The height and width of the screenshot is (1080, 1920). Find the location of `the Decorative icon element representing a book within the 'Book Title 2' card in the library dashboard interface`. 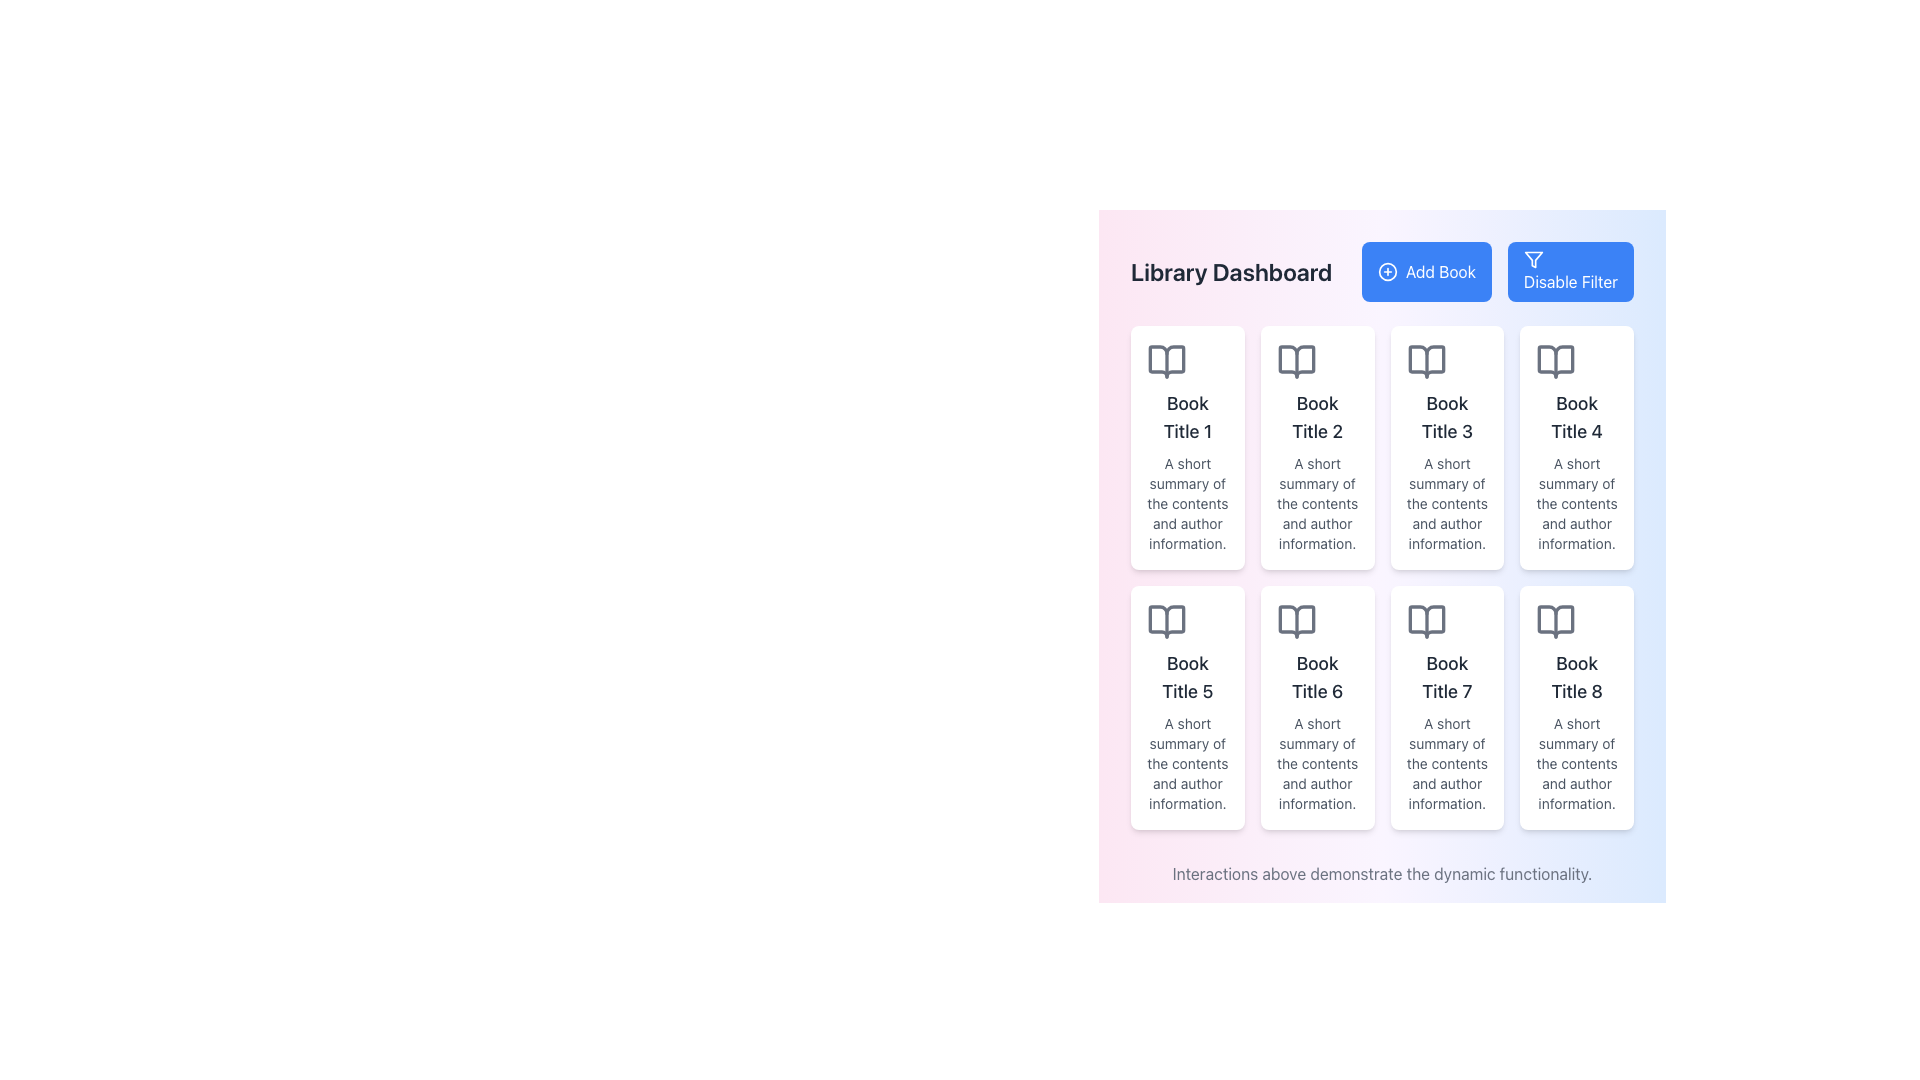

the Decorative icon element representing a book within the 'Book Title 2' card in the library dashboard interface is located at coordinates (1296, 362).